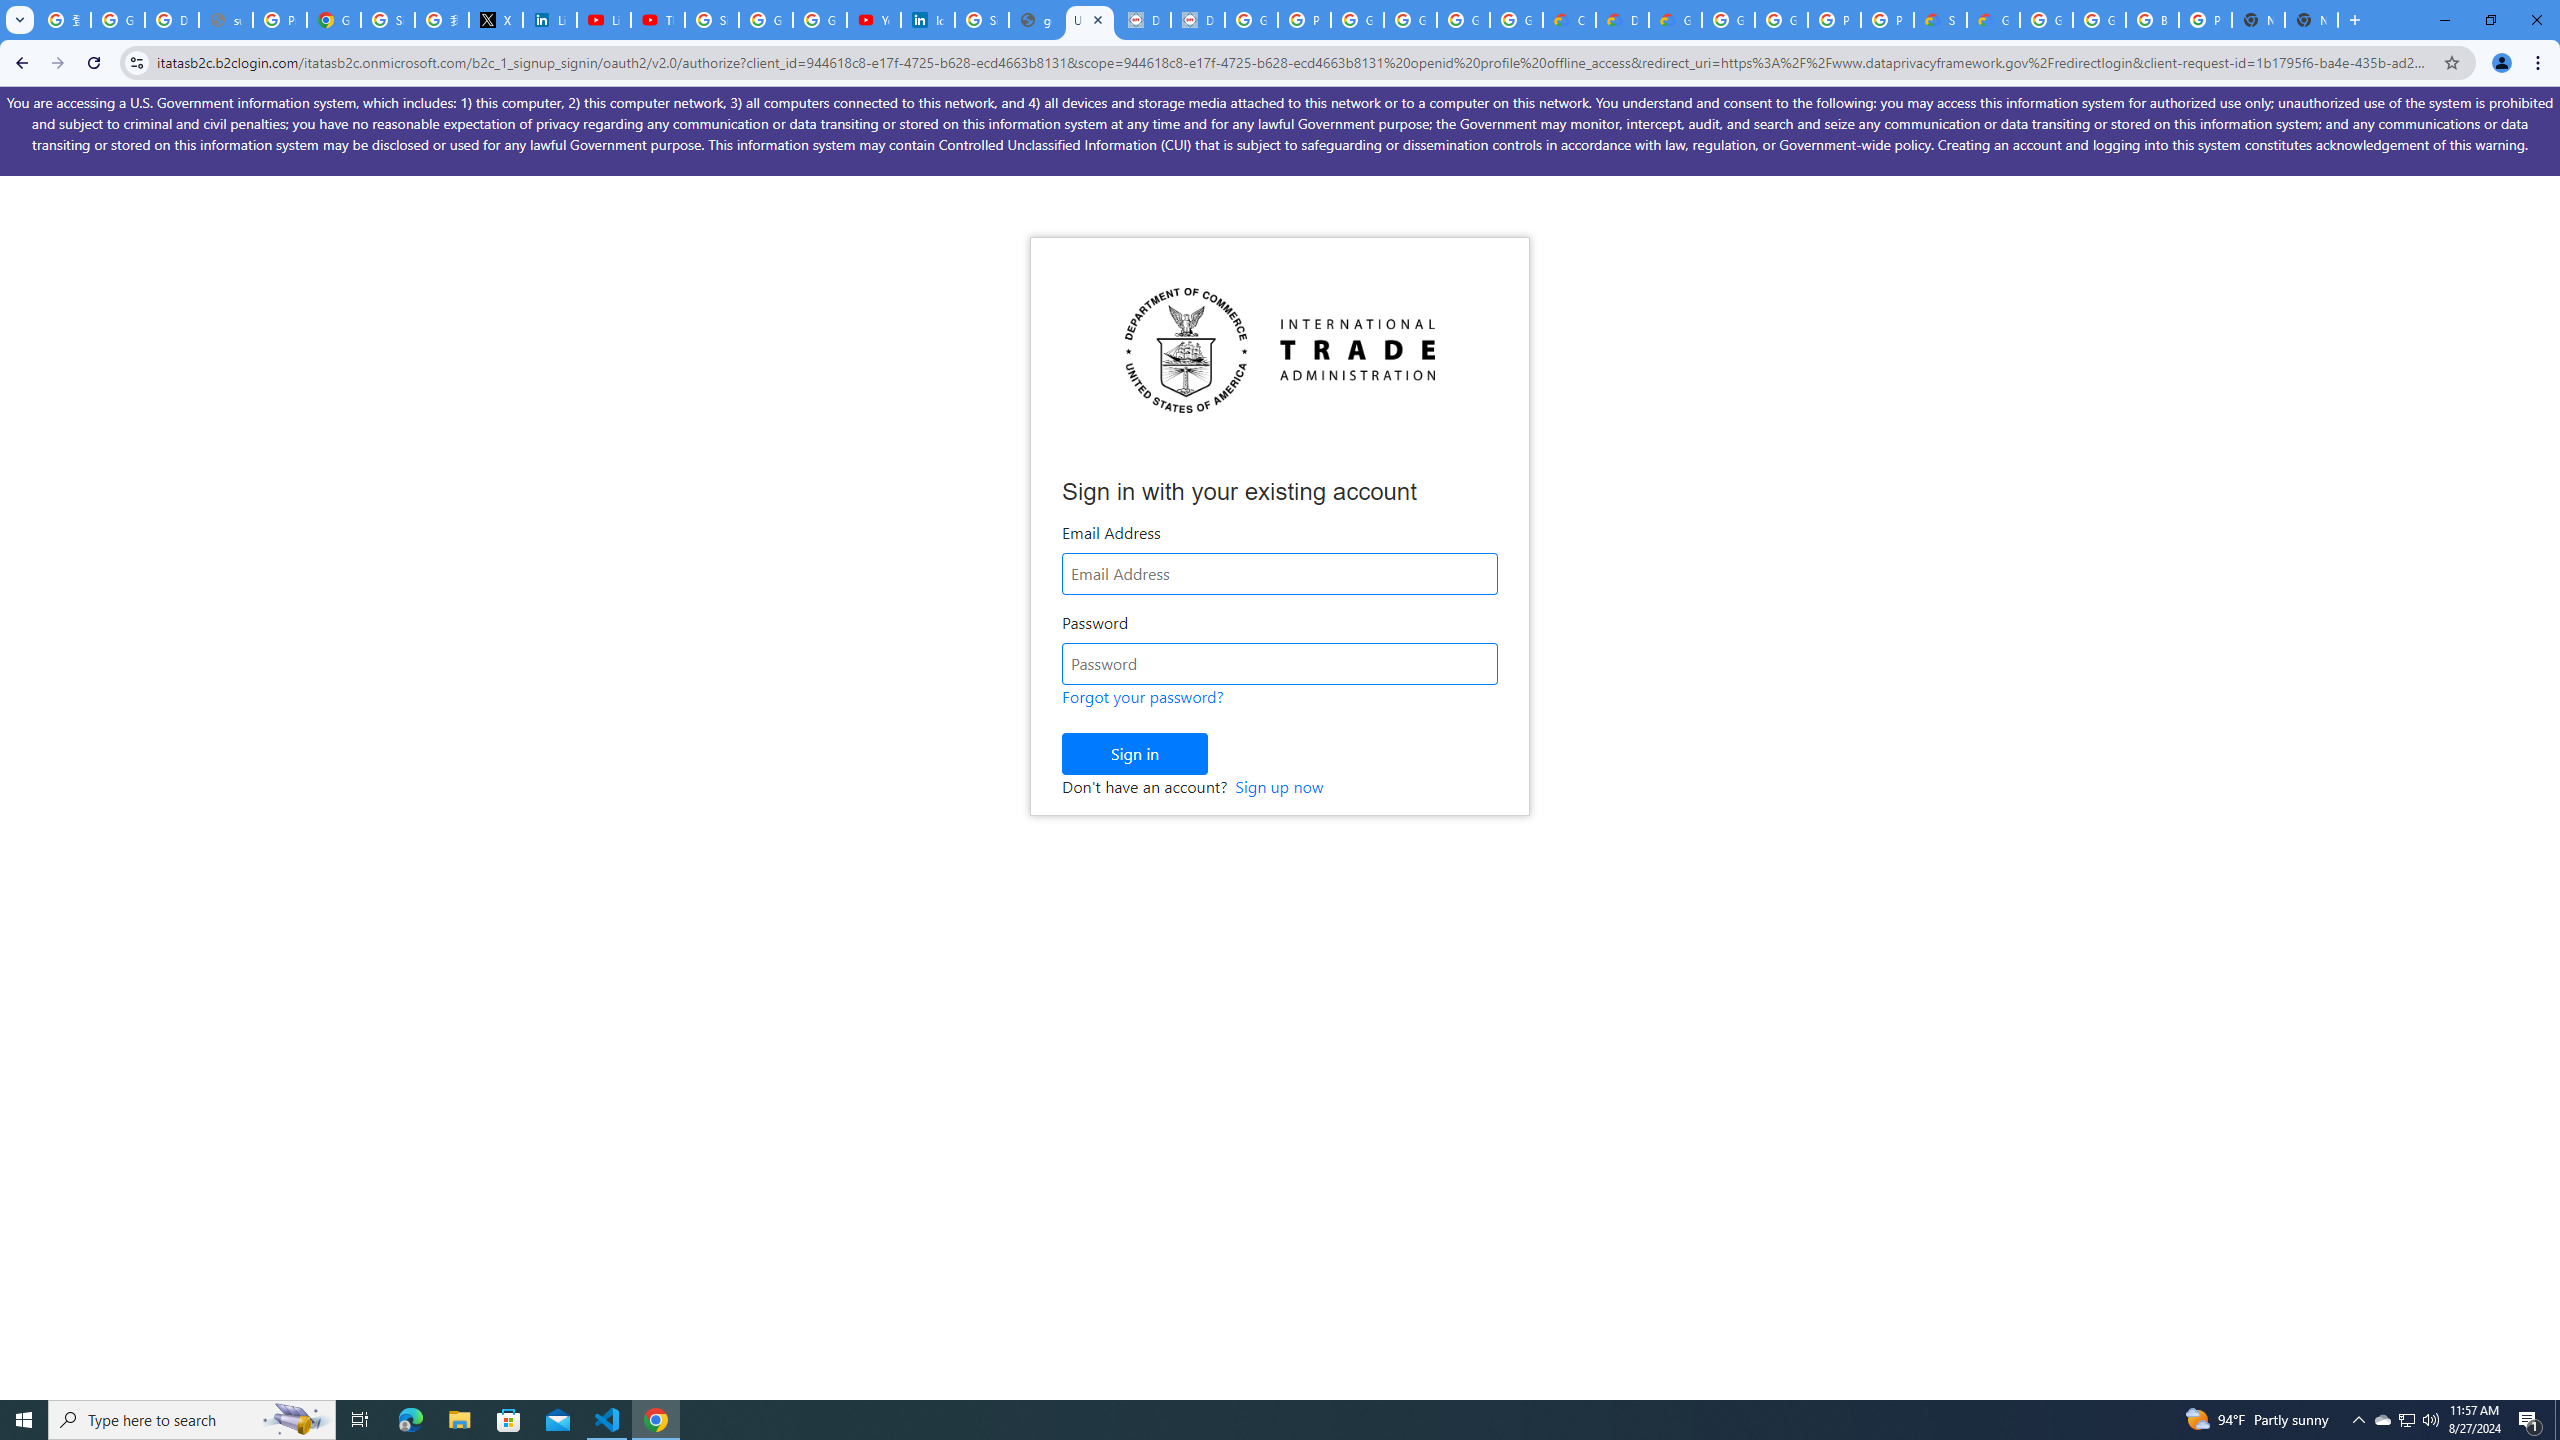 Image resolution: width=2560 pixels, height=1440 pixels. I want to click on 'Email Address', so click(1280, 572).